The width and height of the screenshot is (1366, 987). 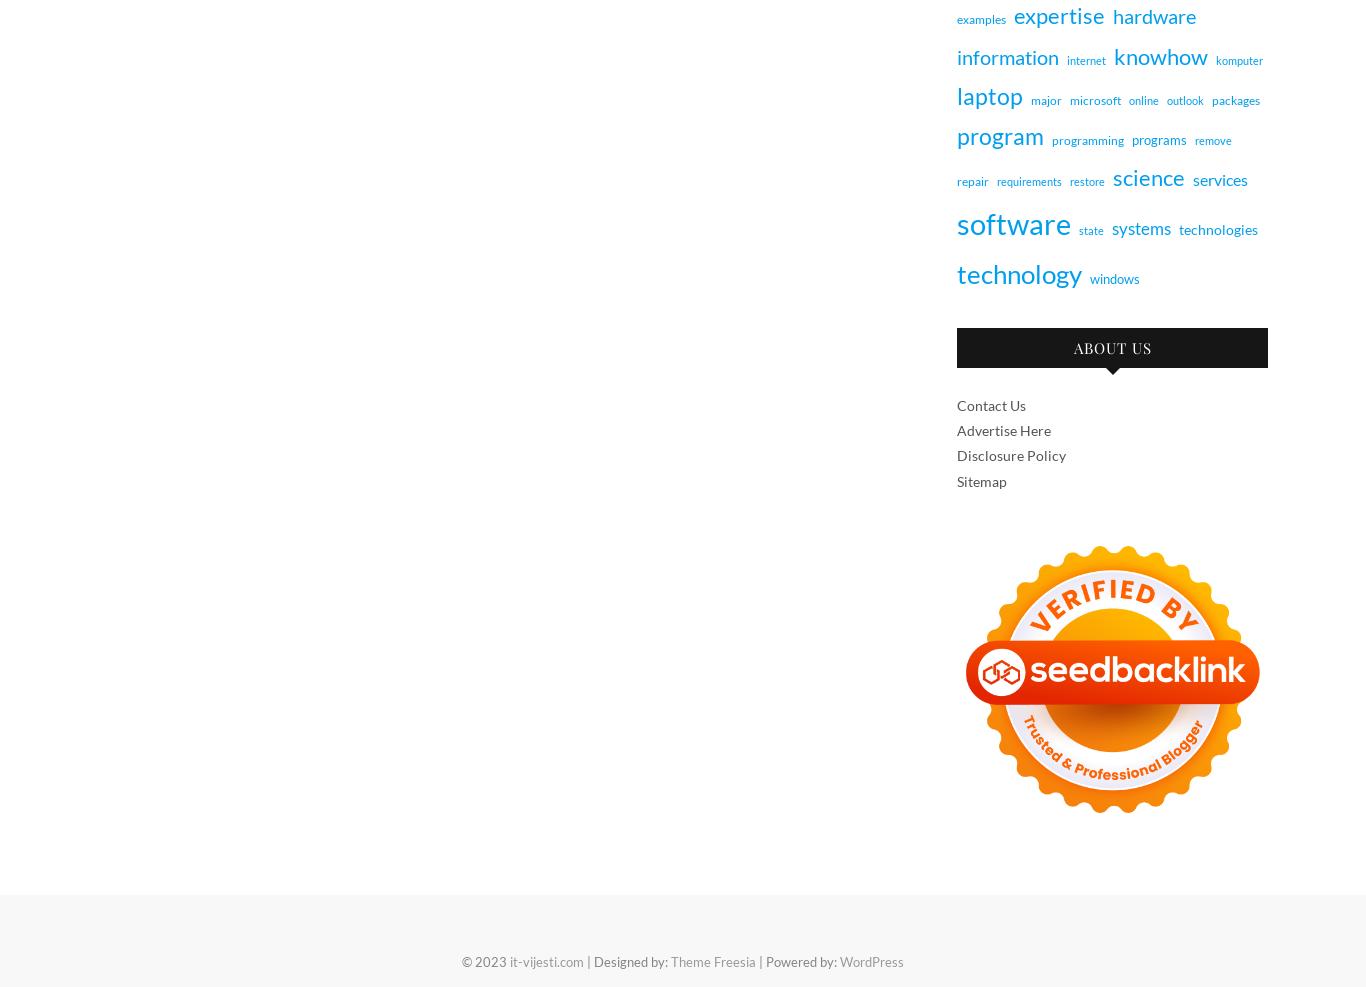 I want to click on 'knowhow', so click(x=1160, y=54).